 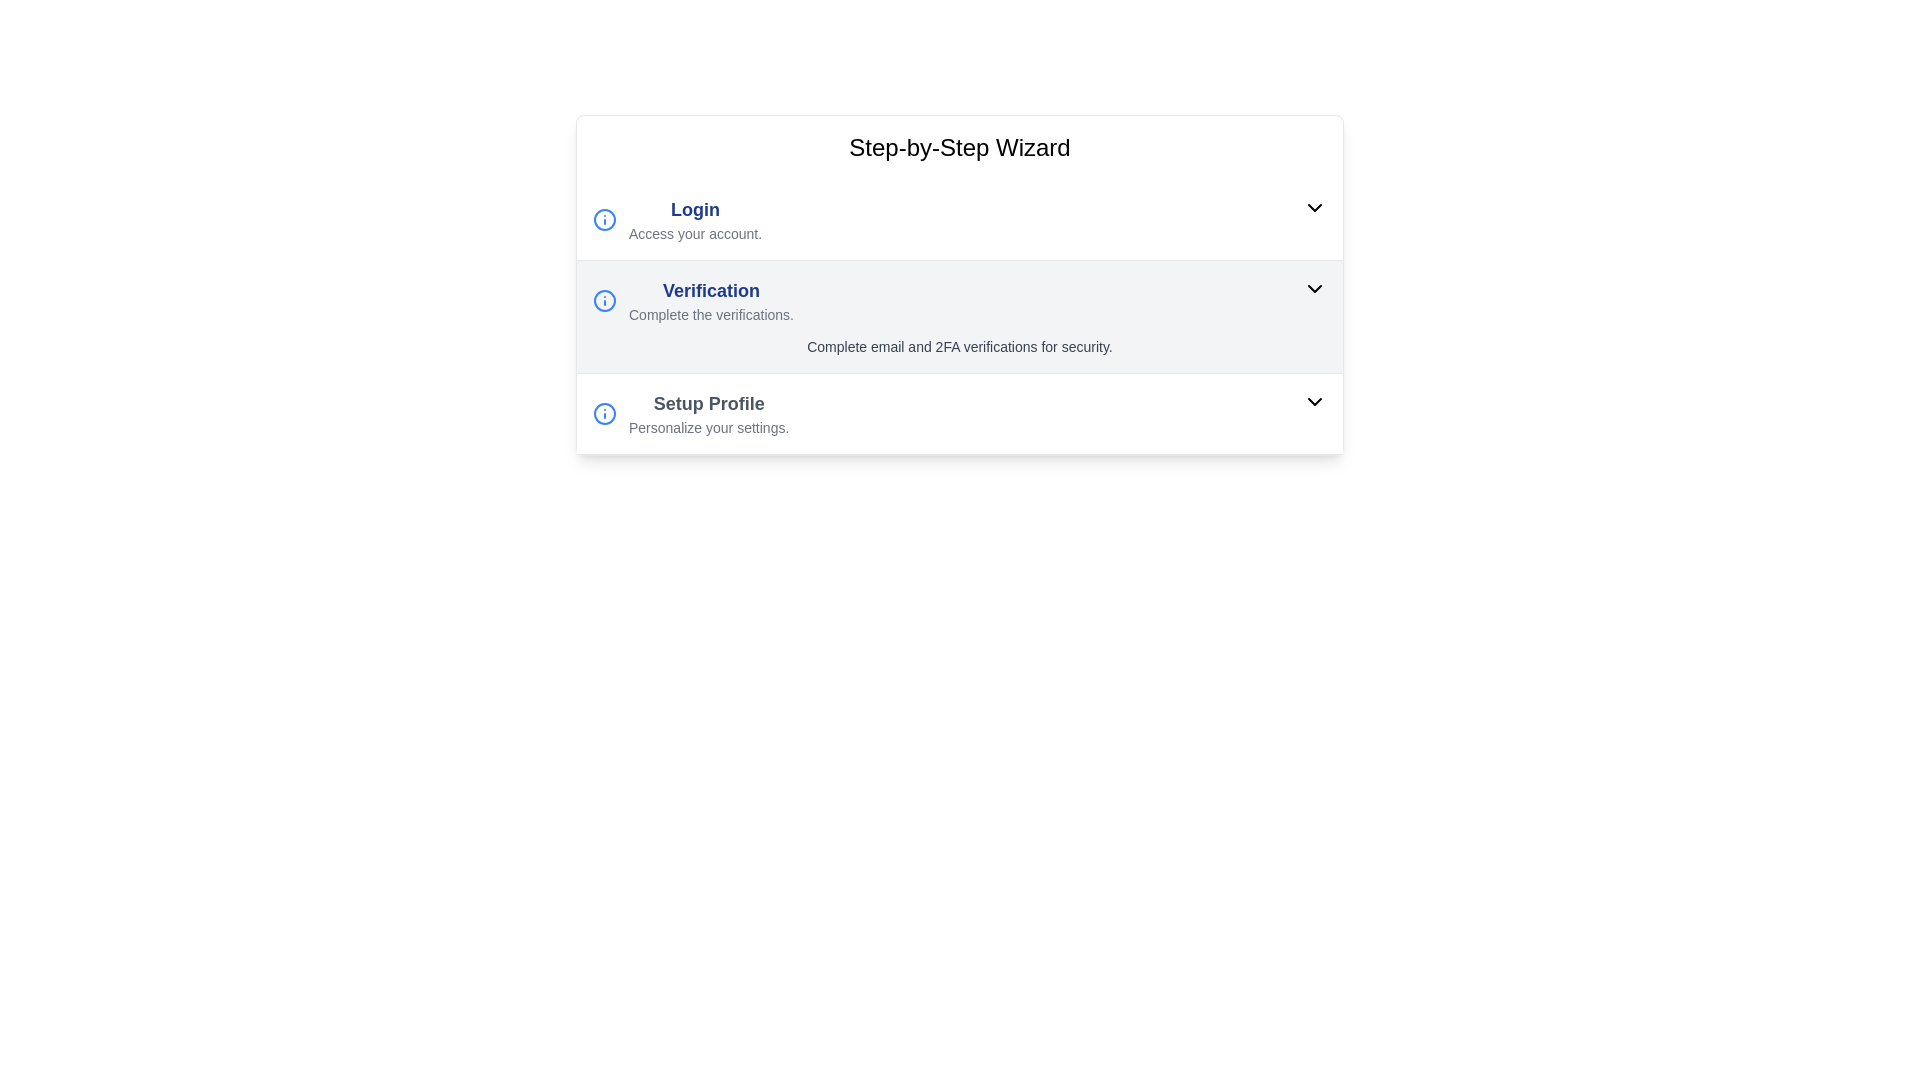 I want to click on the 'Setup Profile' section in the vertical list, so click(x=960, y=412).